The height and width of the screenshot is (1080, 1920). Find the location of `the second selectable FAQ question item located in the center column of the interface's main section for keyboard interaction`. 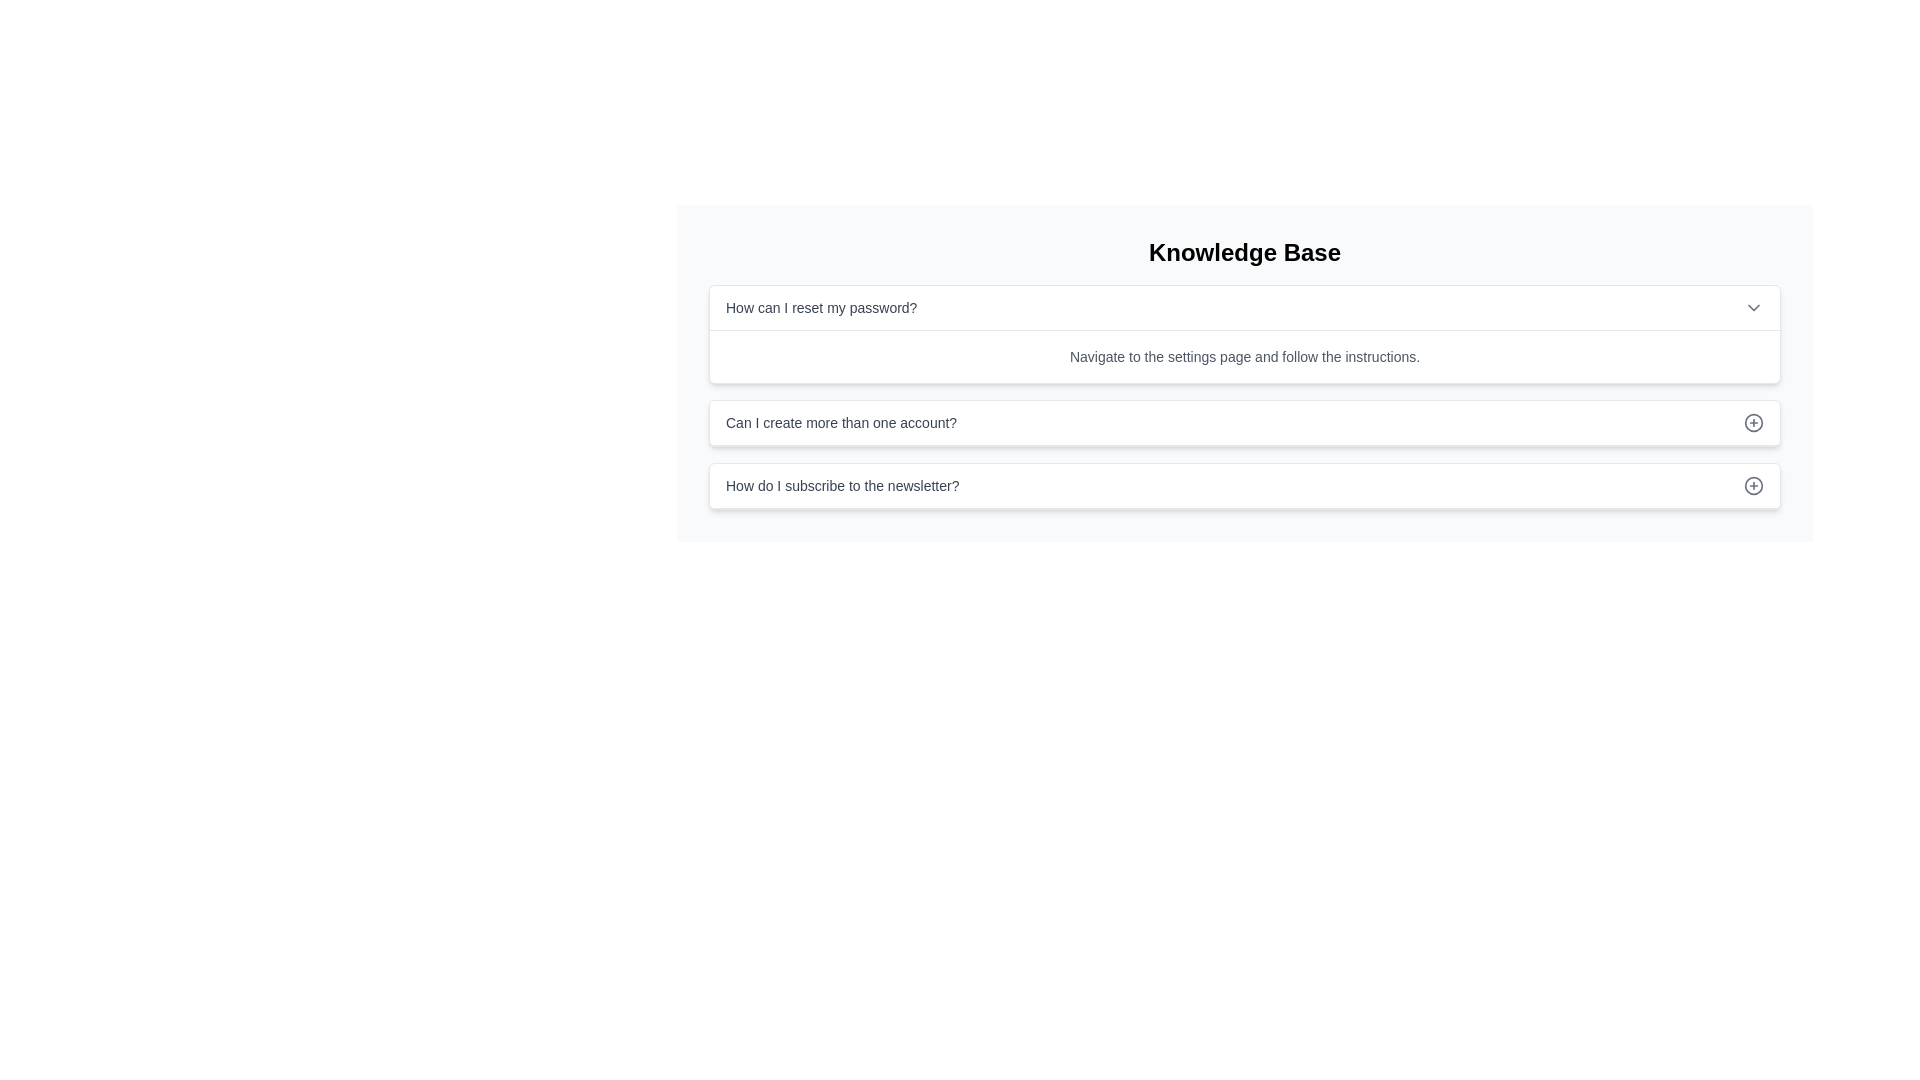

the second selectable FAQ question item located in the center column of the interface's main section for keyboard interaction is located at coordinates (1243, 422).